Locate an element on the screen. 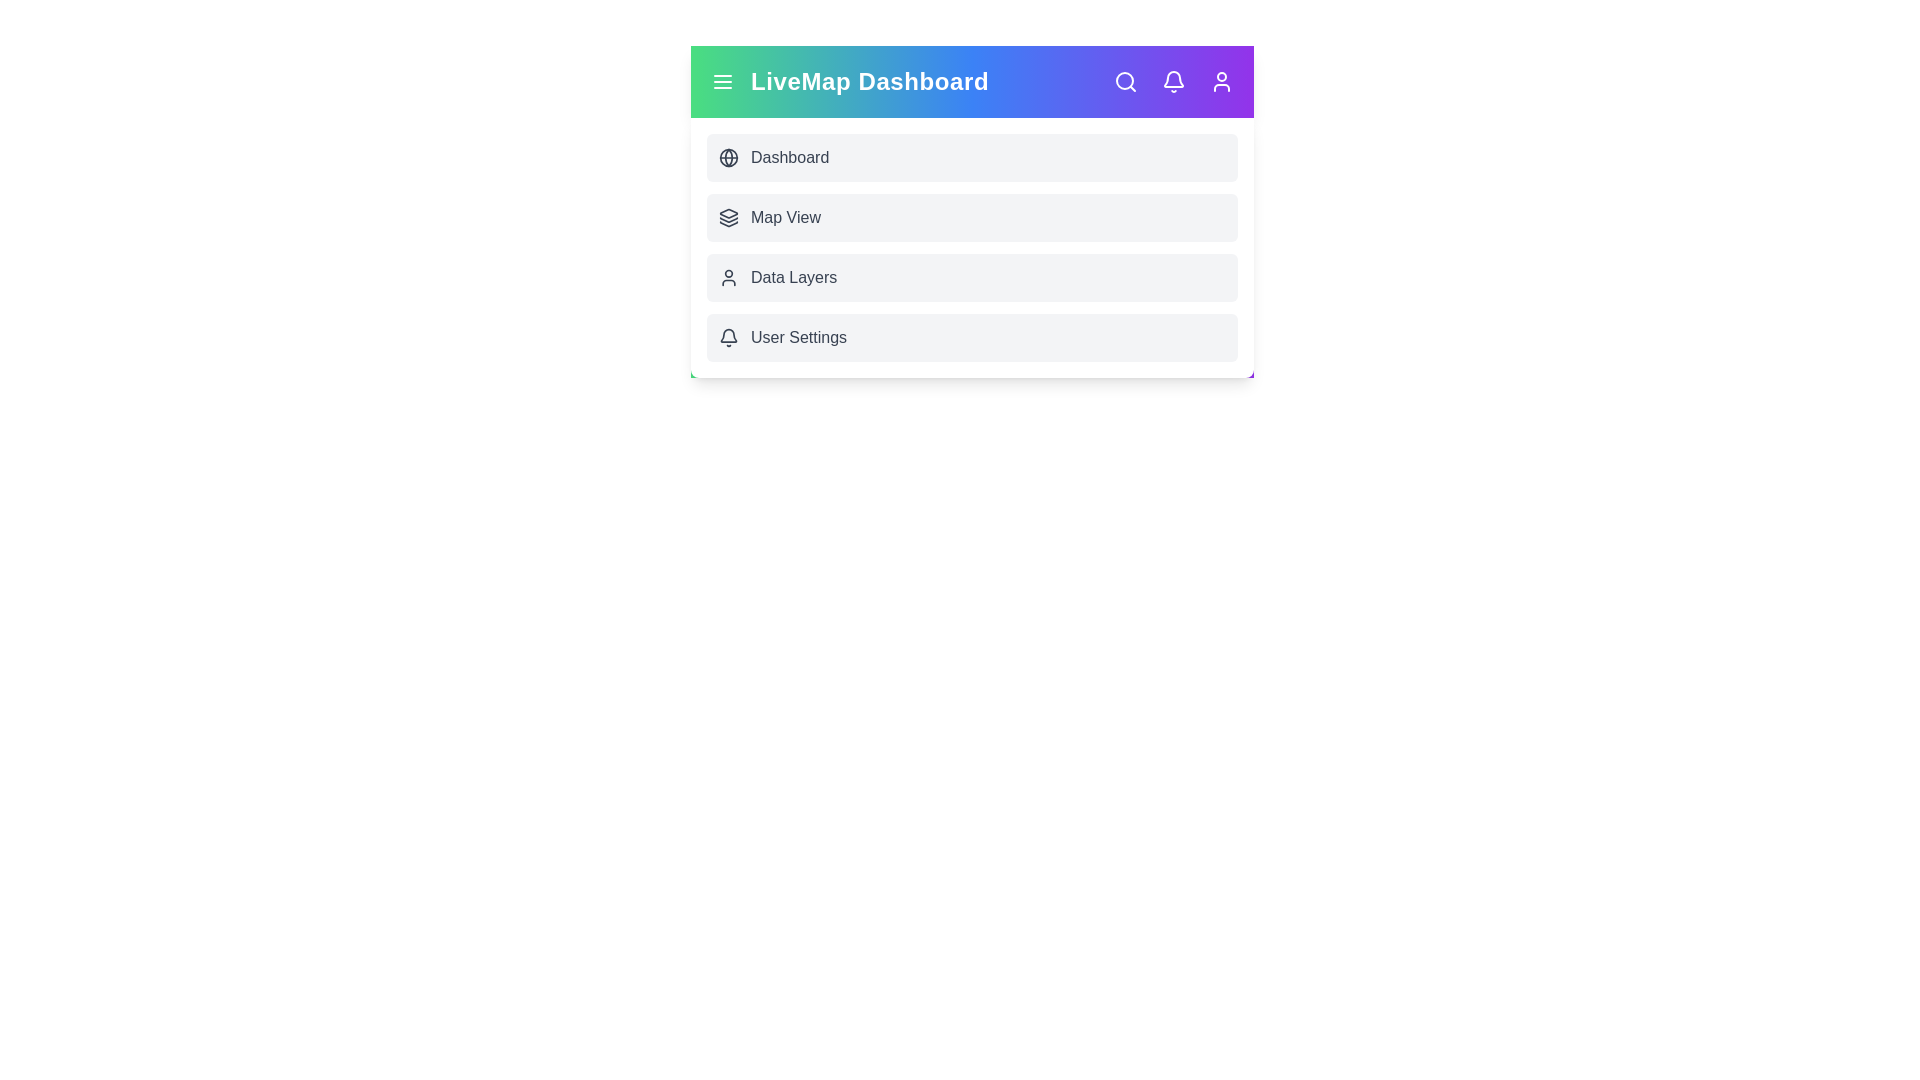 This screenshot has width=1920, height=1080. the menu option Dashboard to navigate is located at coordinates (972, 157).